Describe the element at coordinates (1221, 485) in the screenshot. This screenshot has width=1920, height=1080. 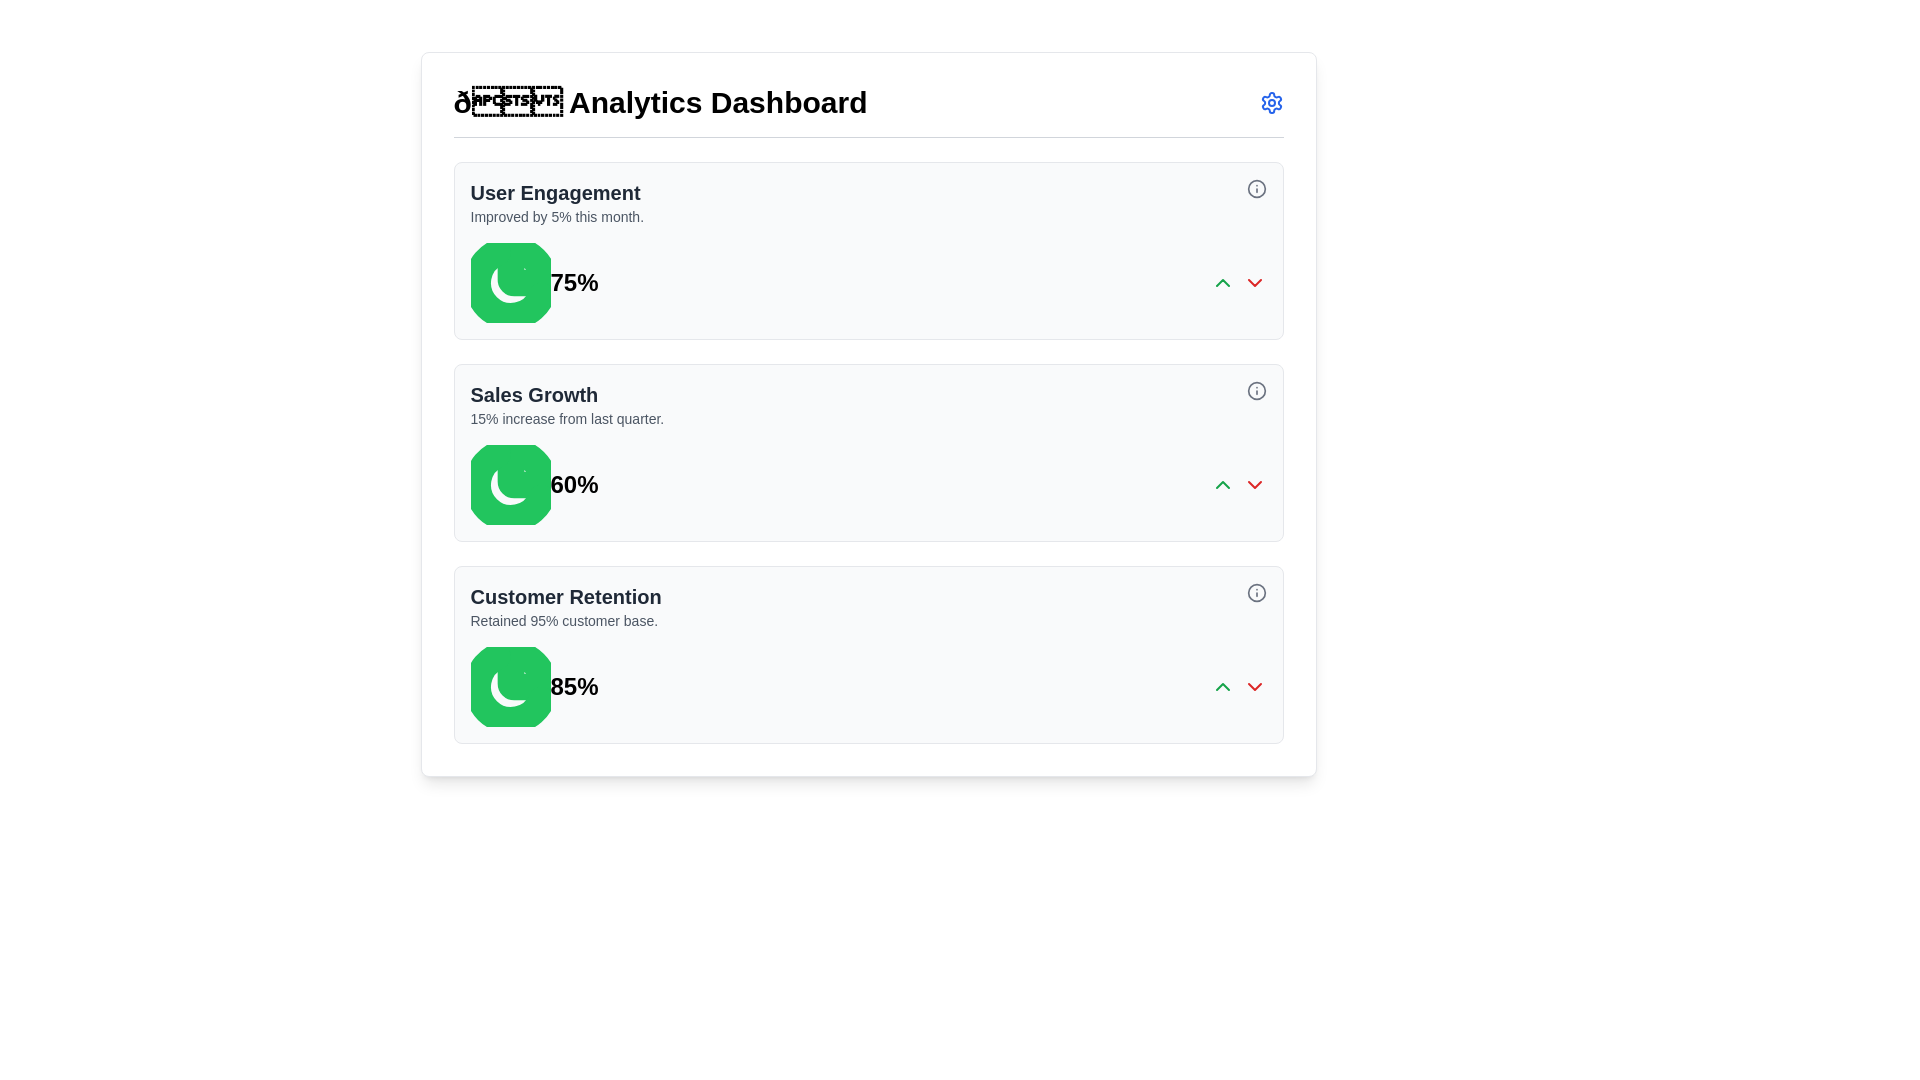
I see `the green upward chevron icon located to the far right of the 'Sales Growth' and '60%' display` at that location.